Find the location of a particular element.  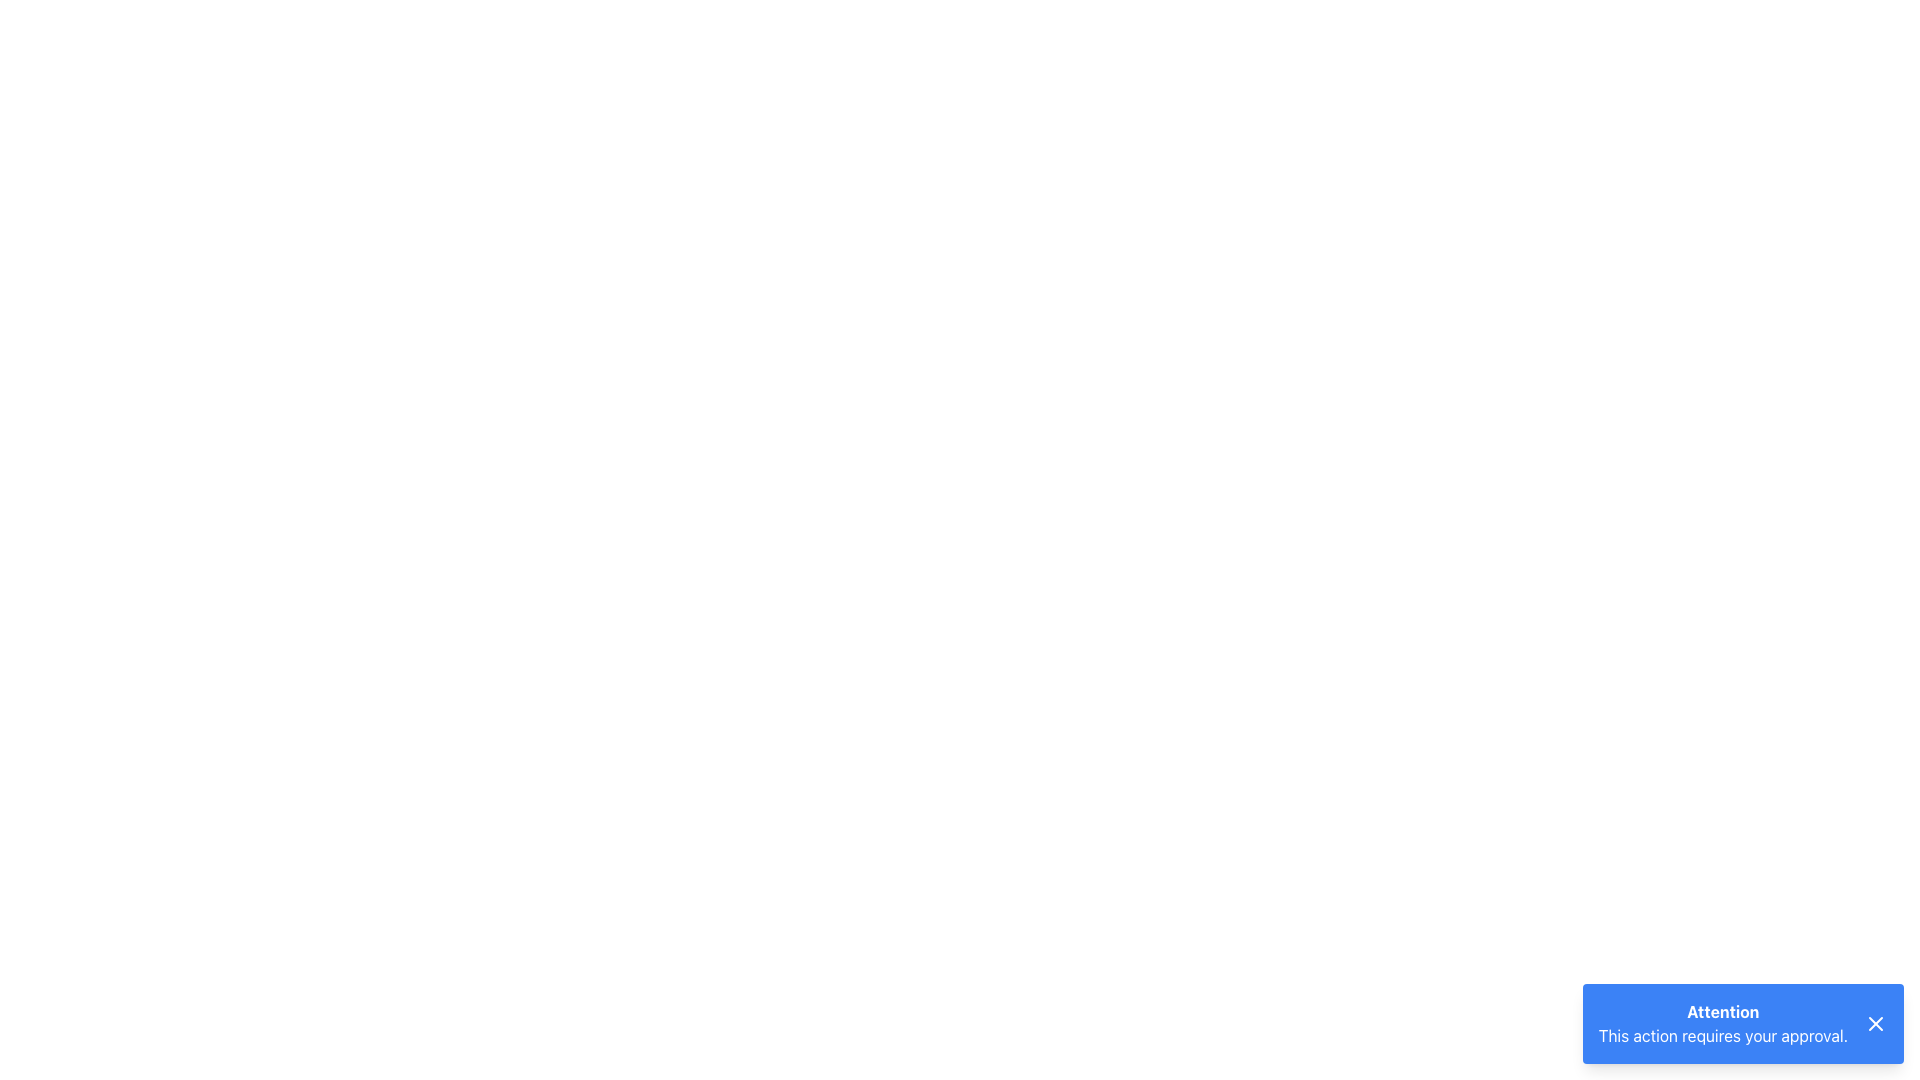

the 'X' button located at the top-right corner of the blue notification box by is located at coordinates (1875, 1023).